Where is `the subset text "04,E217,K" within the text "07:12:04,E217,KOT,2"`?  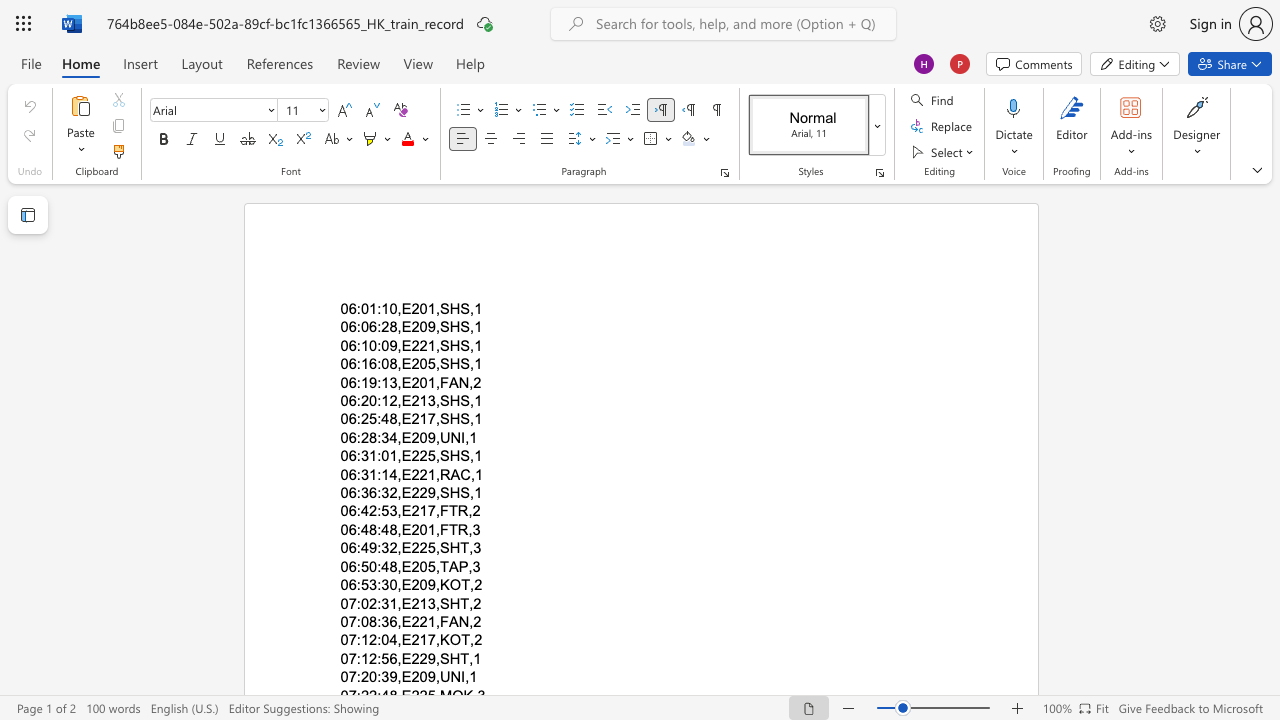 the subset text "04,E217,K" within the text "07:12:04,E217,KOT,2" is located at coordinates (381, 640).